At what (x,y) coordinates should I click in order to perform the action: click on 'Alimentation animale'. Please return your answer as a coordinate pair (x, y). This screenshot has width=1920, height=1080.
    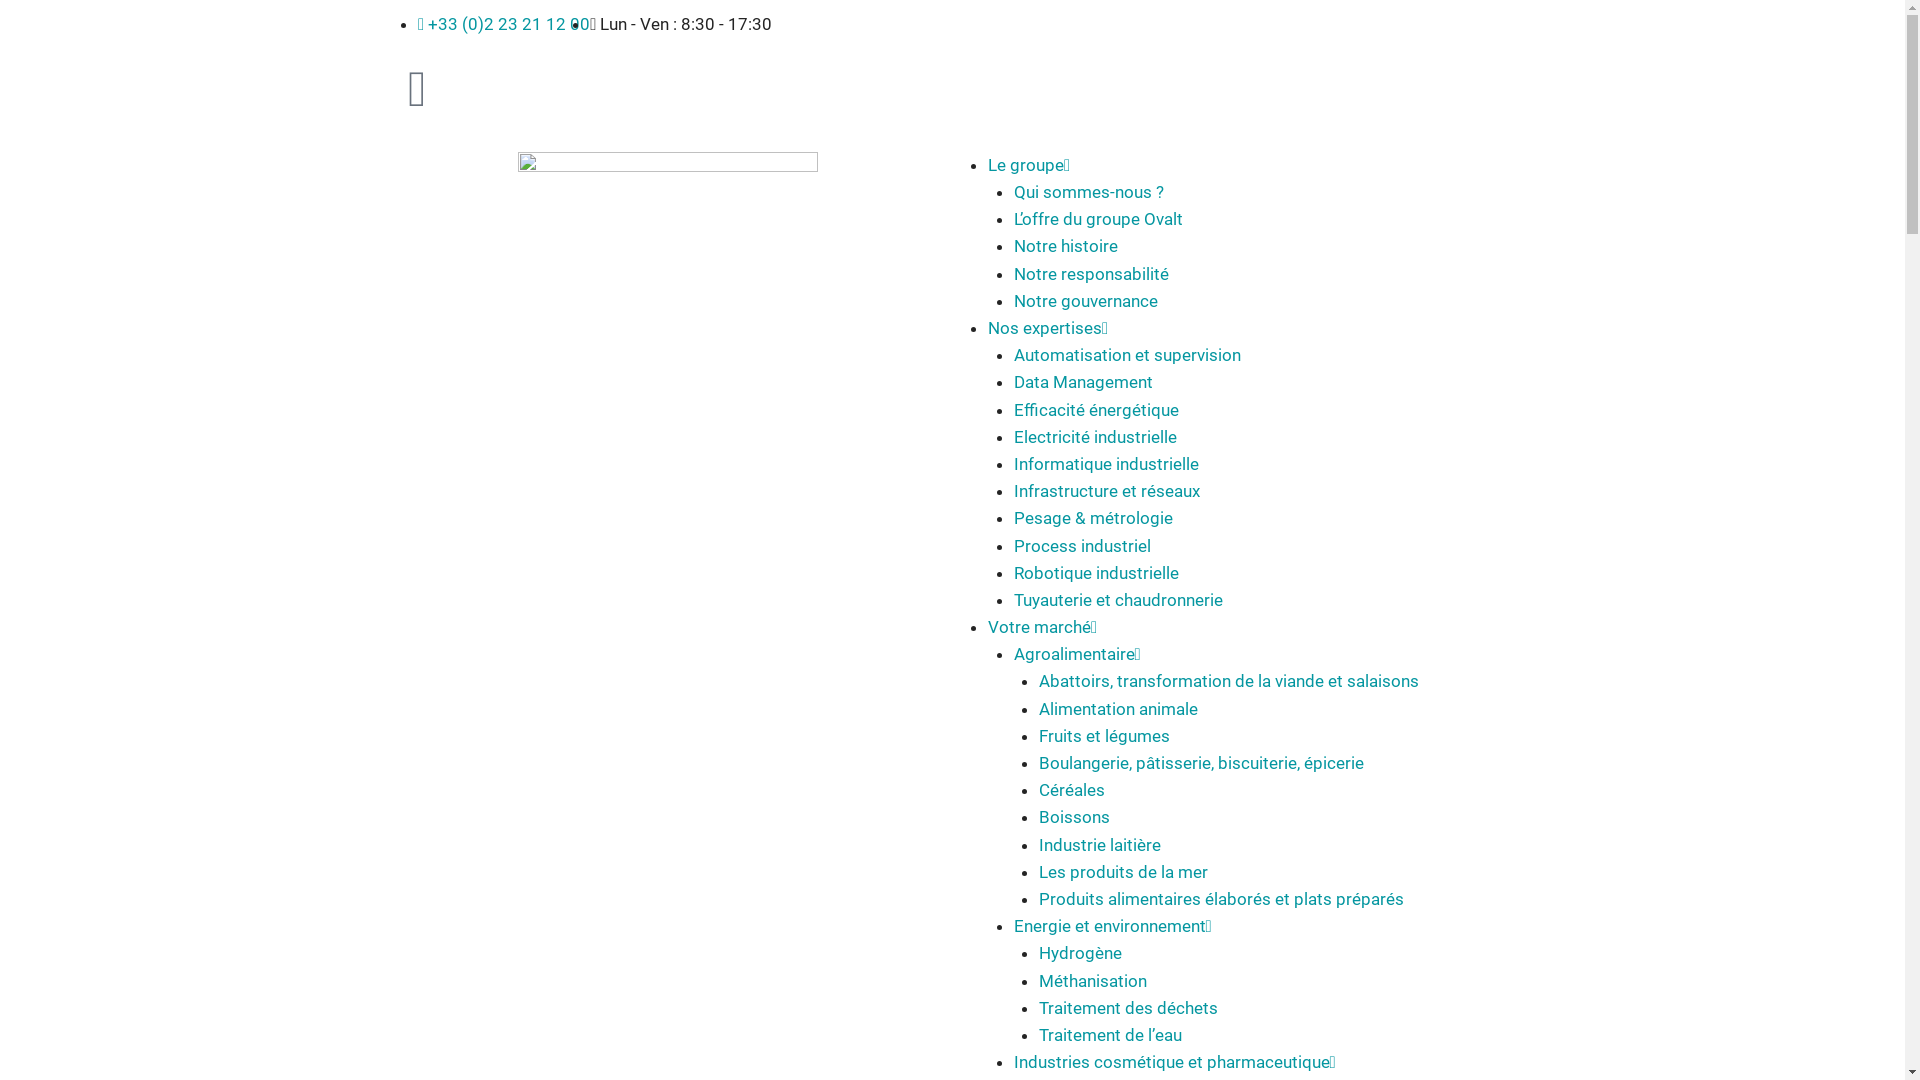
    Looking at the image, I should click on (1117, 708).